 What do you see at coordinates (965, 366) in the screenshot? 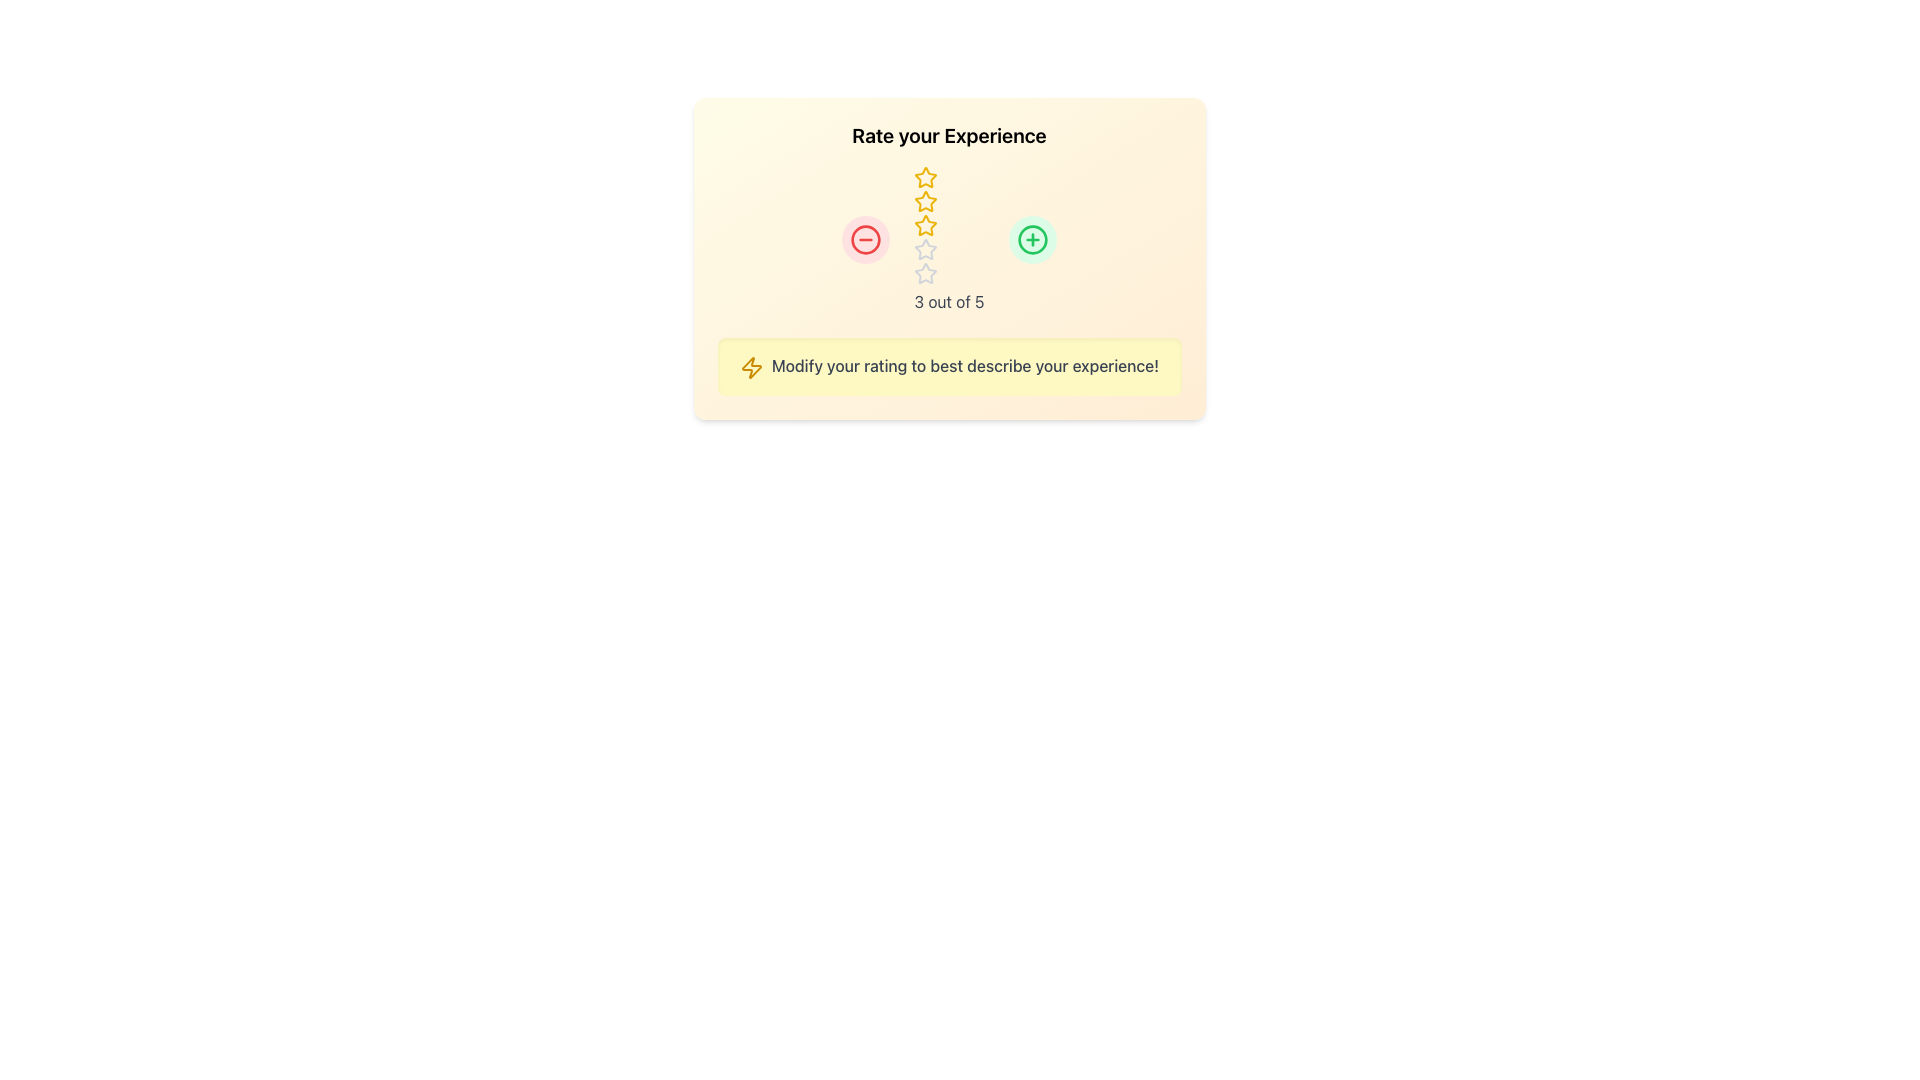
I see `the third text label that provides guidance for the rating adjustment process, positioned below a decorative icon and graphics` at bounding box center [965, 366].